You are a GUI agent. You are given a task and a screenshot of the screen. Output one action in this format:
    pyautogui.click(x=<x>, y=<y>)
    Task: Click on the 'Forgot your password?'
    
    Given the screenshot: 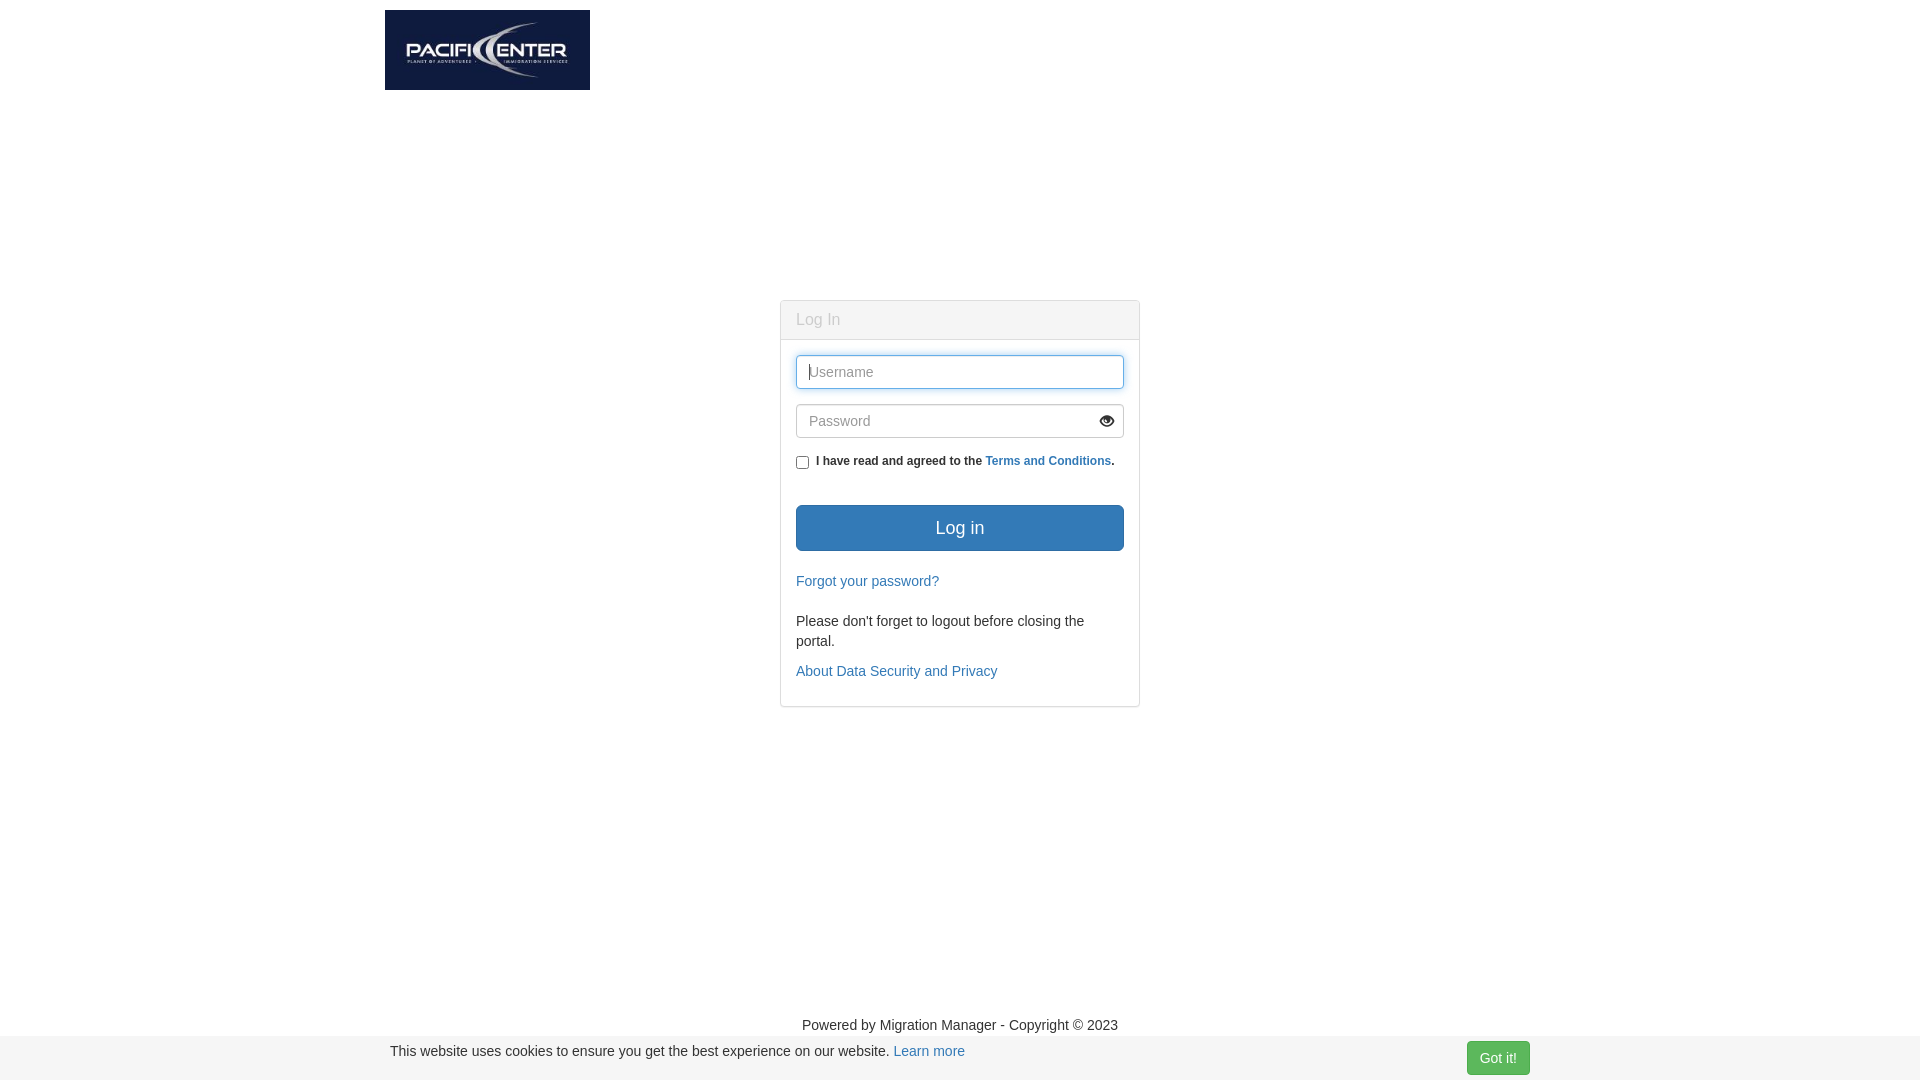 What is the action you would take?
    pyautogui.click(x=867, y=581)
    